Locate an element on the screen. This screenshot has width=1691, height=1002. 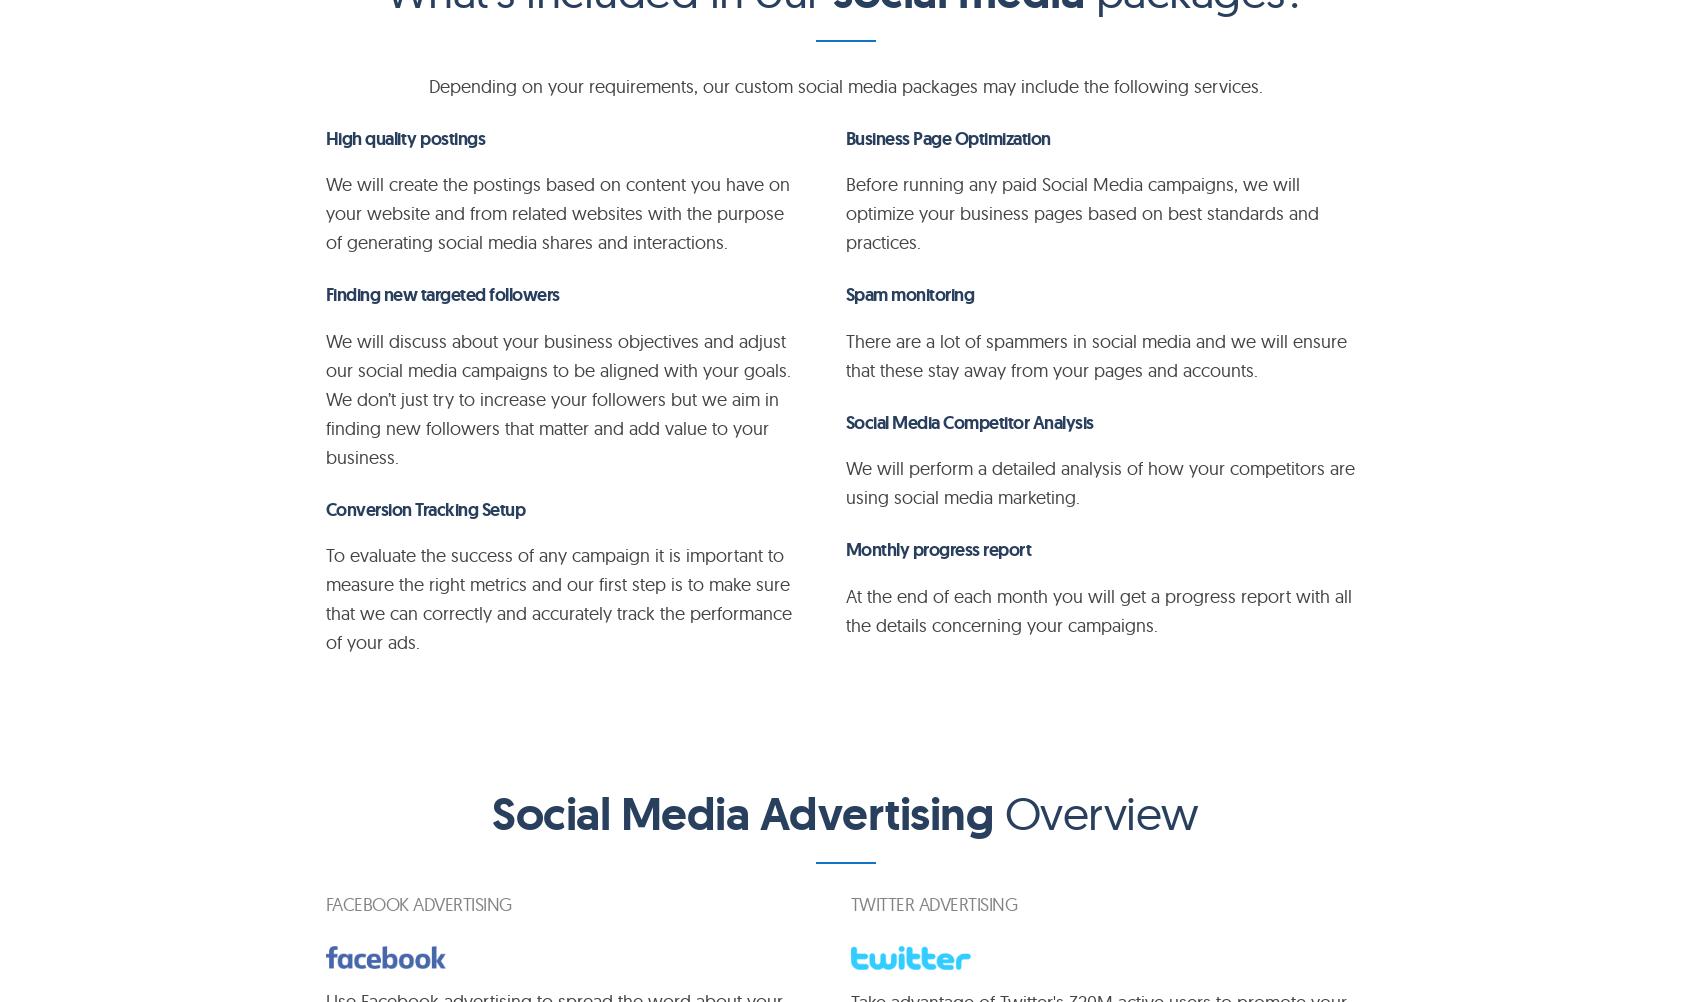
'Finding new targeted followers' is located at coordinates (442, 293).